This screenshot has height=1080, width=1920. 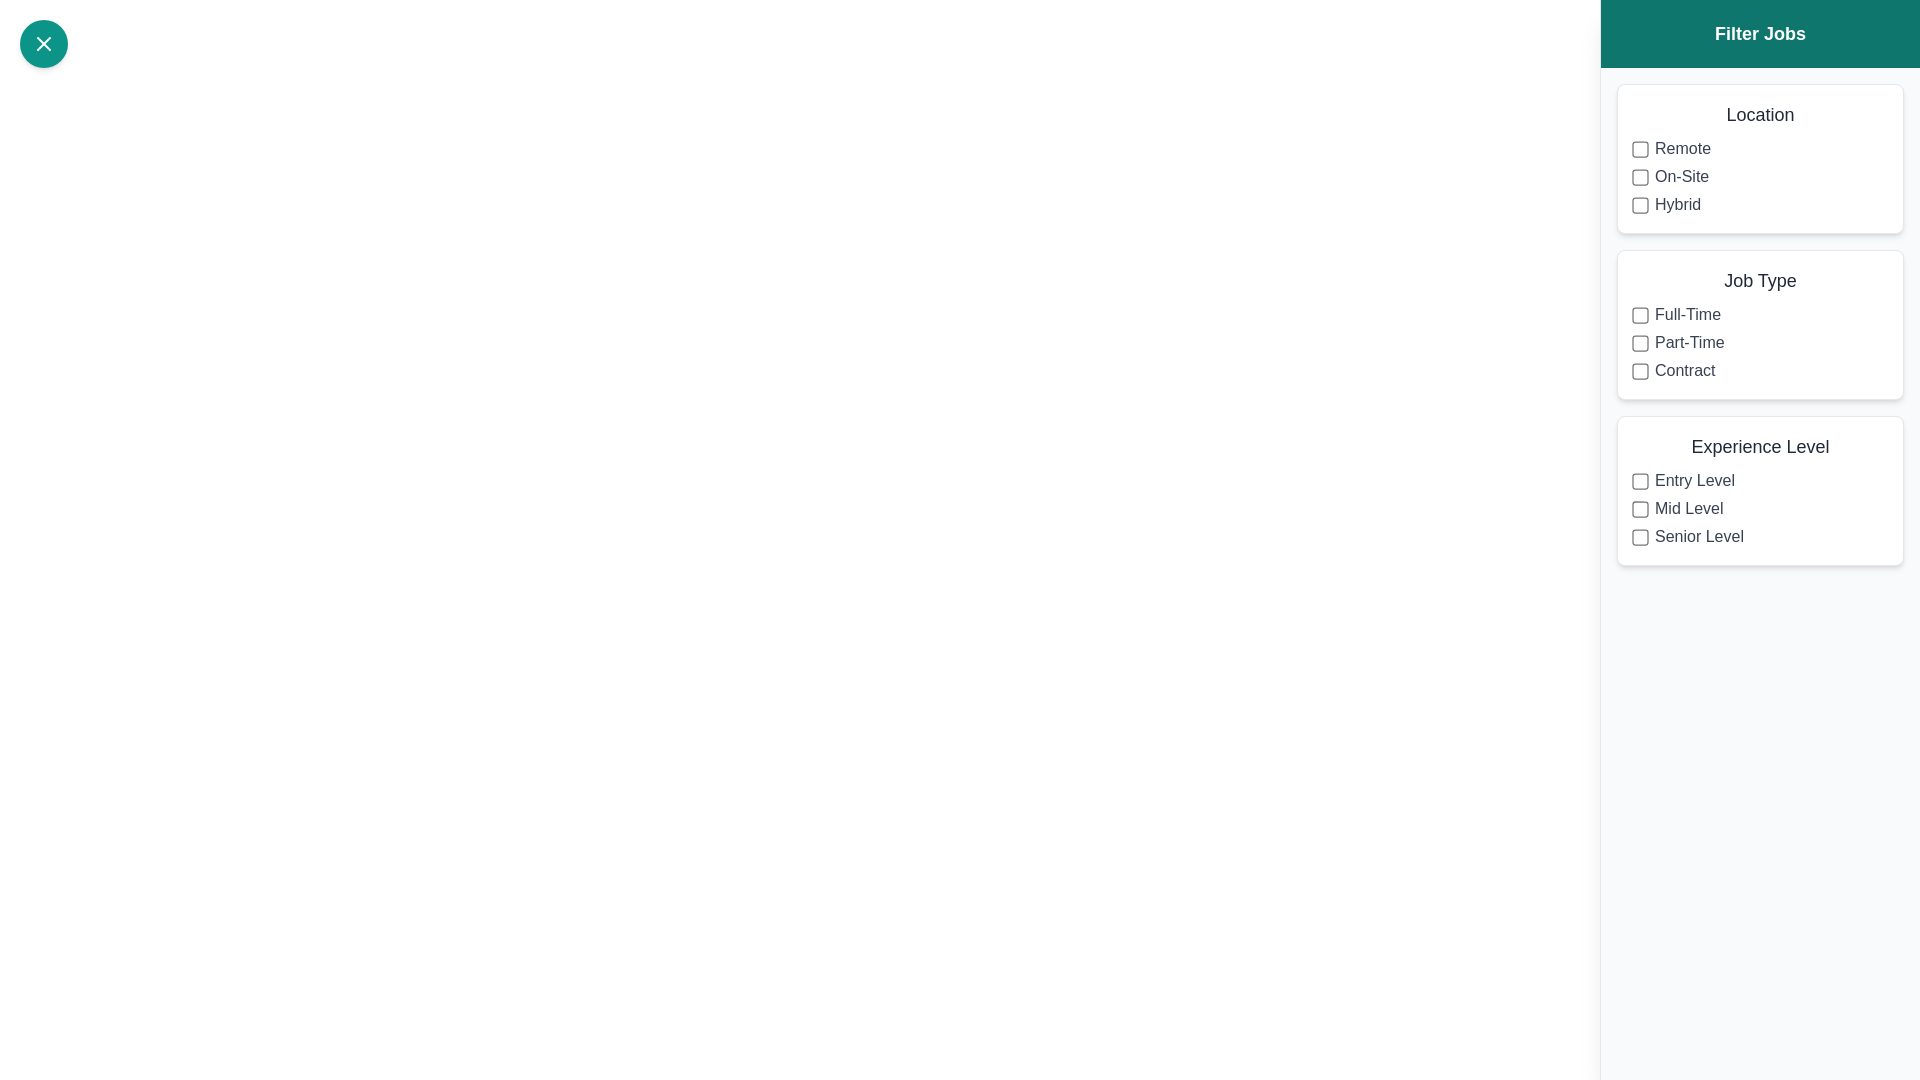 What do you see at coordinates (1640, 535) in the screenshot?
I see `the filter option Senior Level` at bounding box center [1640, 535].